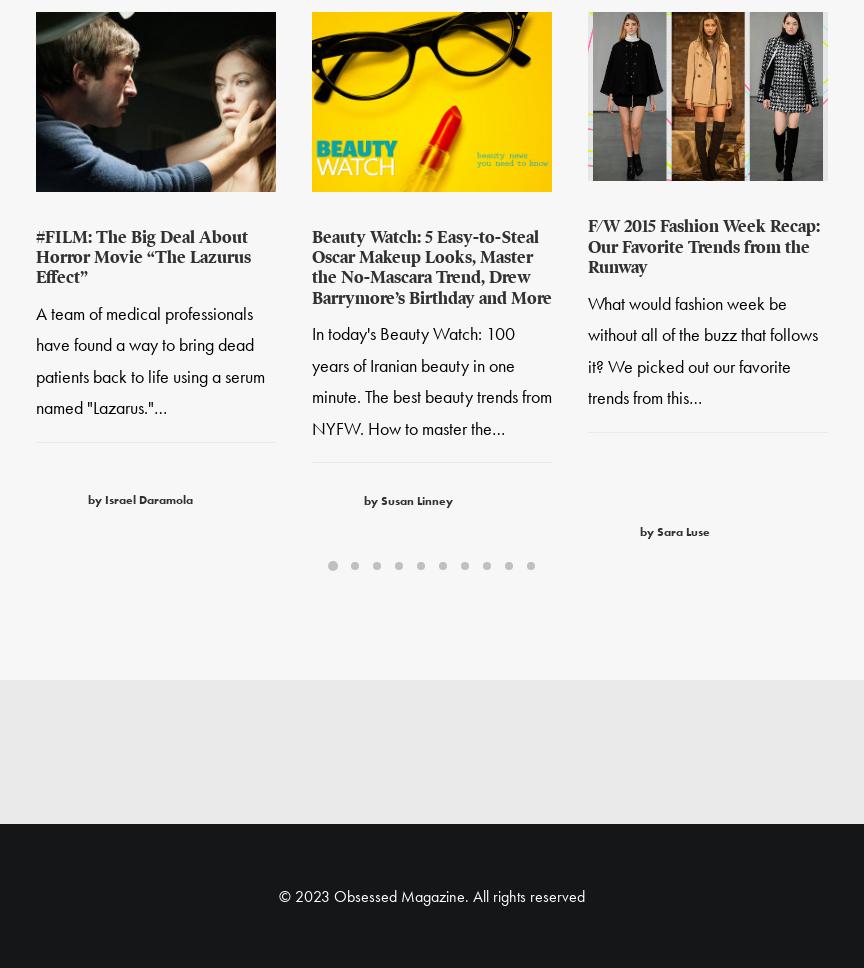  Describe the element at coordinates (432, 270) in the screenshot. I see `'Beauty Watch: 5 Easy-to-Steal Oscar Makeup Looks, Master the No-Mascara Trend, Drew Barrymore’s  Birthday and More'` at that location.